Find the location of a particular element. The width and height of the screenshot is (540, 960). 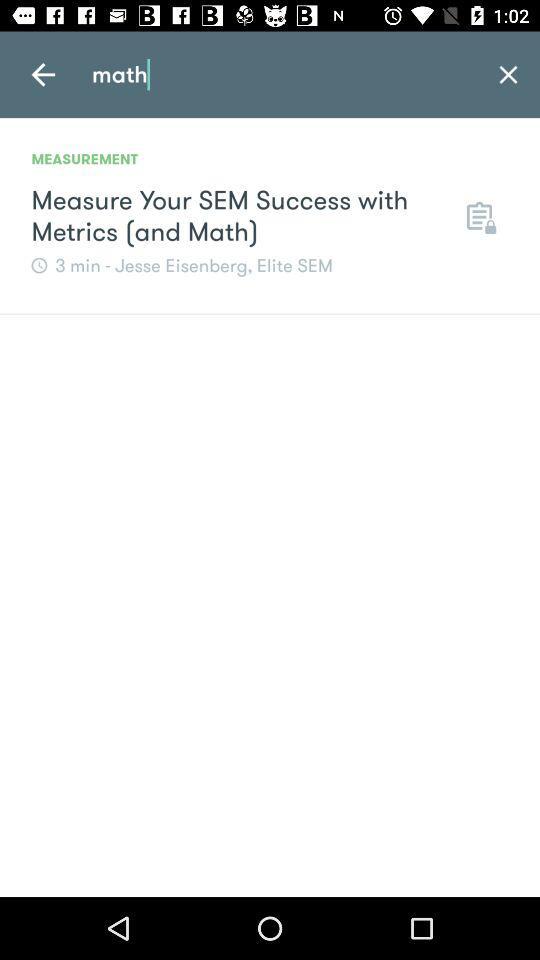

item to the right of measure your sem item is located at coordinates (478, 216).